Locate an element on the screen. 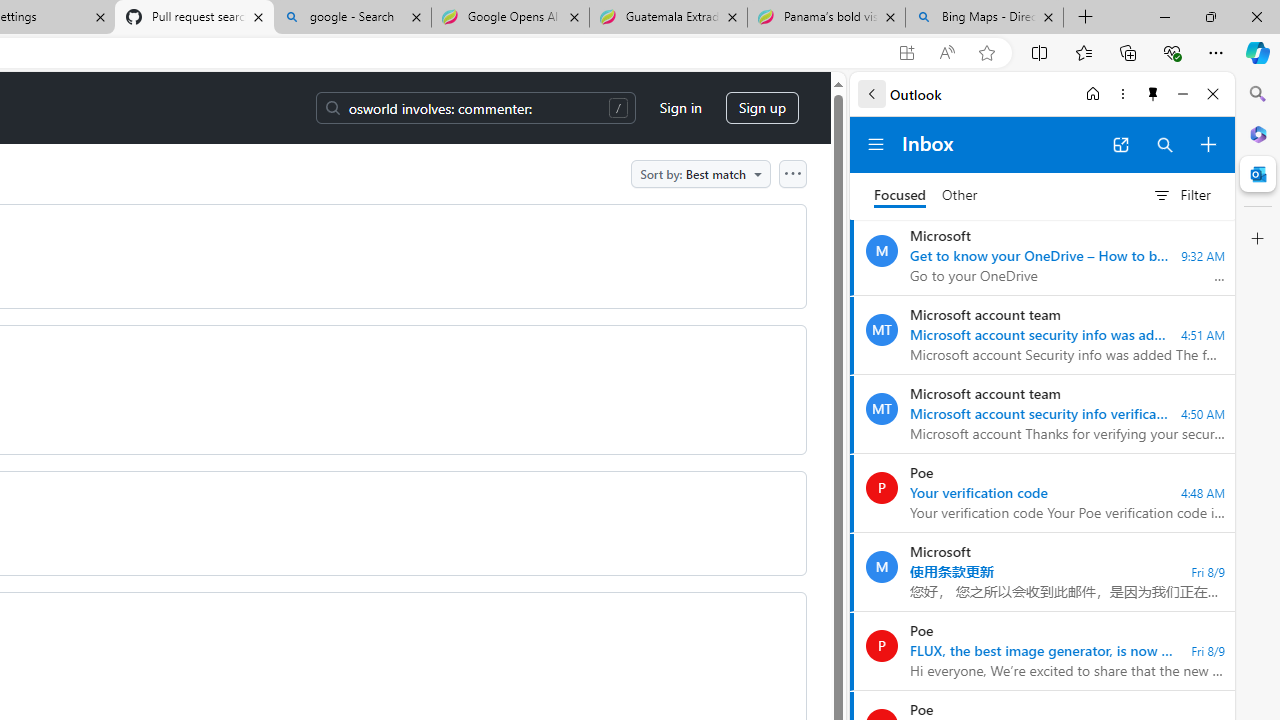 Image resolution: width=1280 pixels, height=720 pixels. 'Sort by: Best match' is located at coordinates (700, 172).